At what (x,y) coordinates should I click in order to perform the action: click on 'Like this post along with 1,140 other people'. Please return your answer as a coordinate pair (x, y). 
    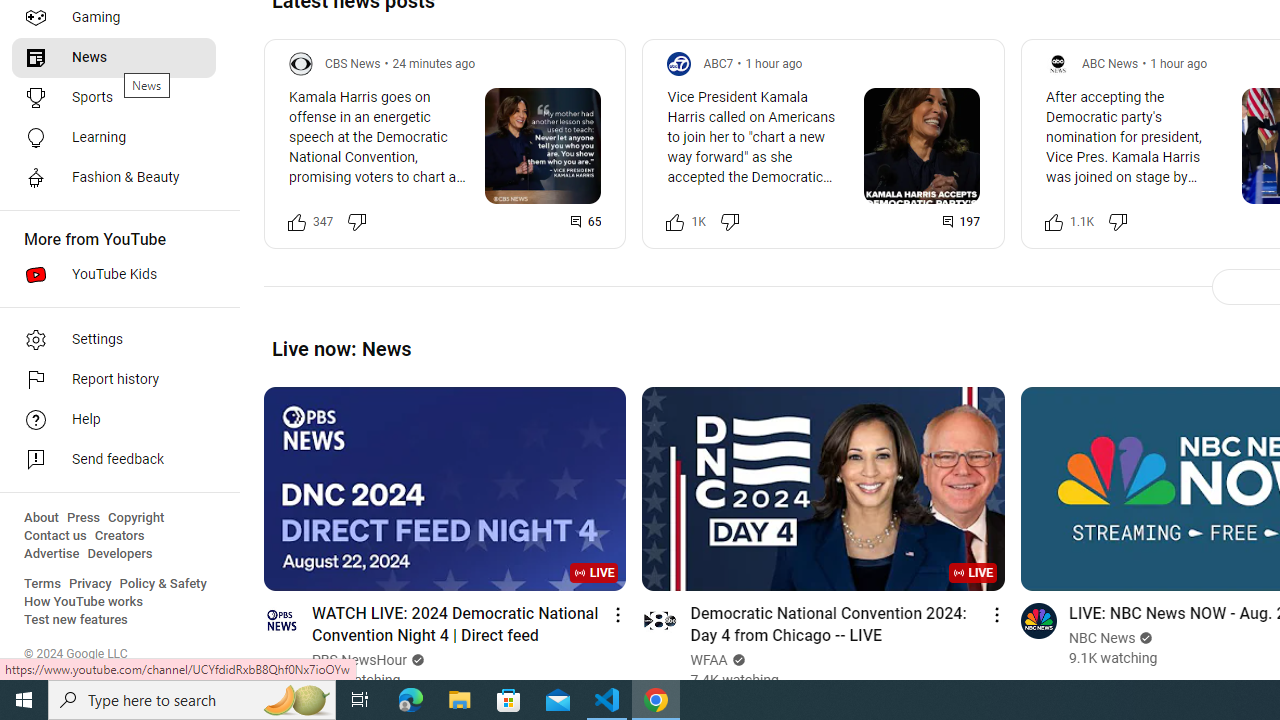
    Looking at the image, I should click on (1052, 221).